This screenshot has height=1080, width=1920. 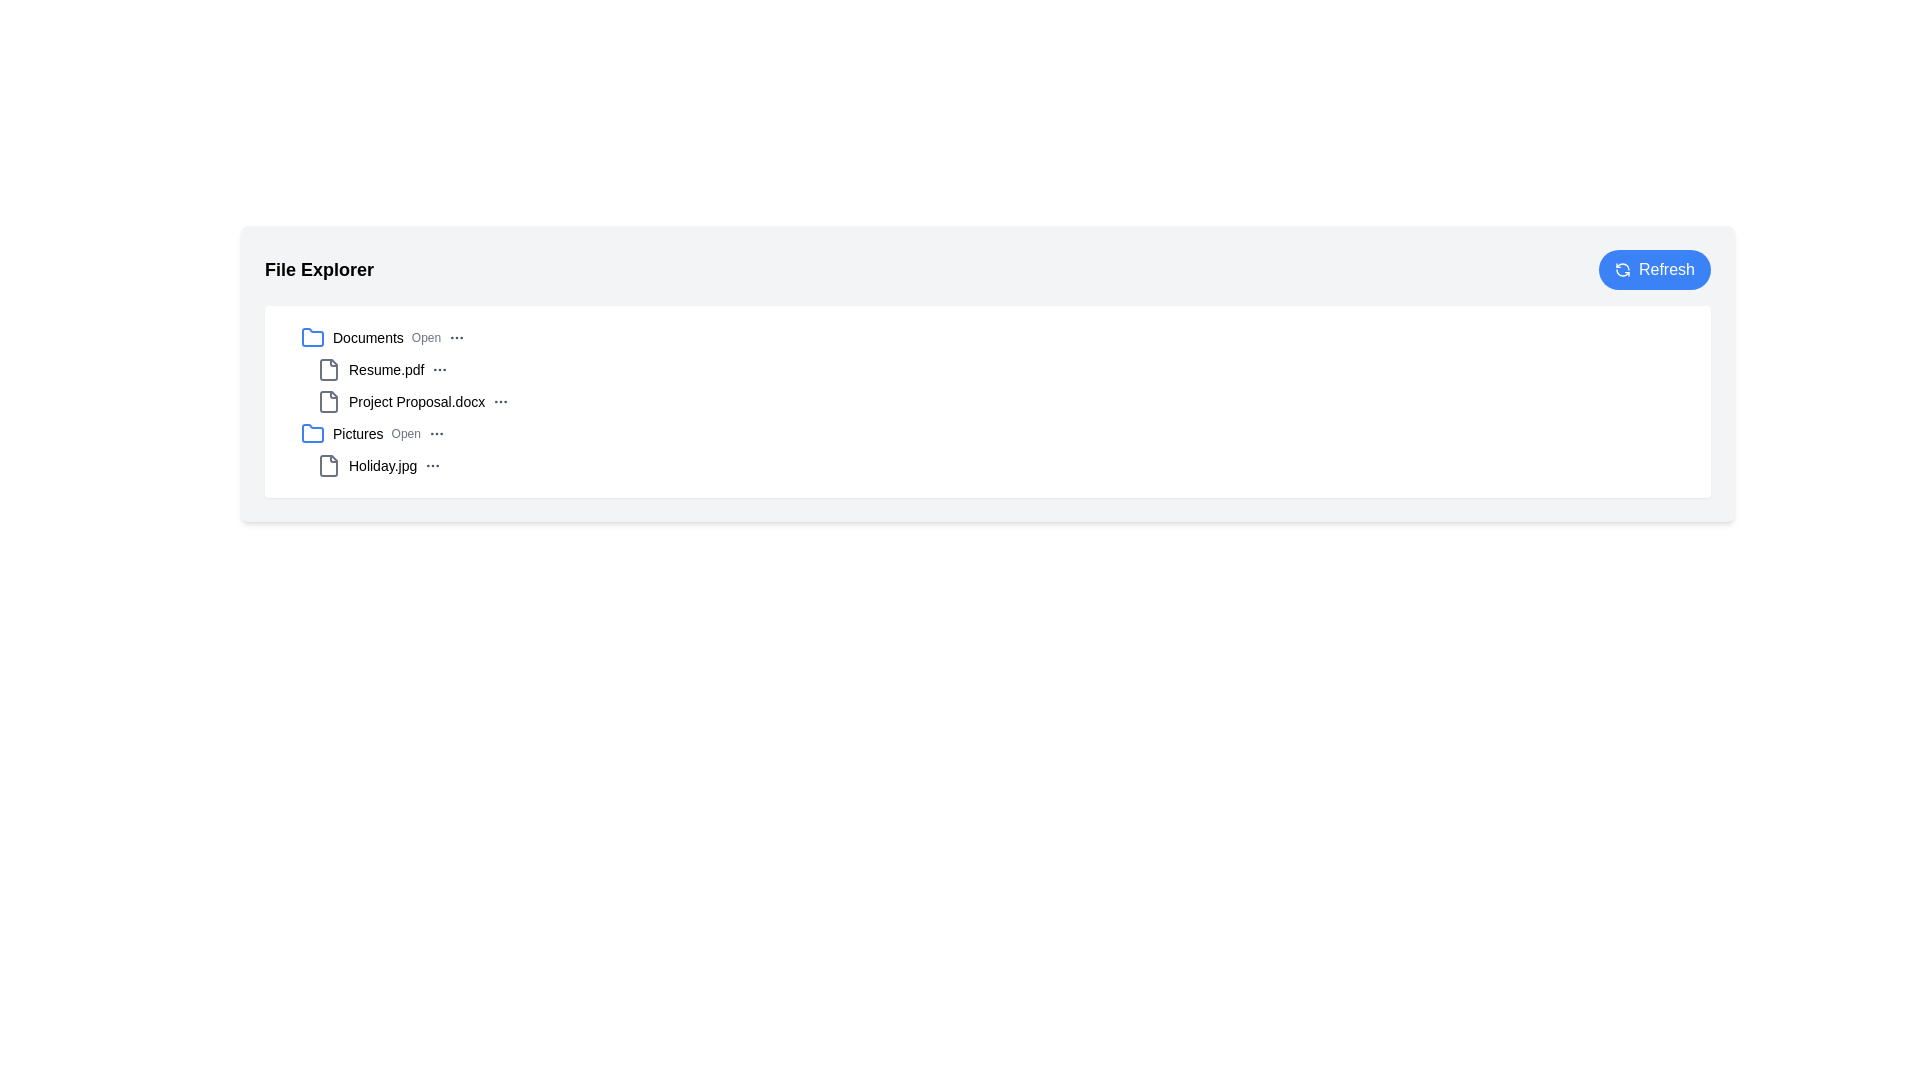 I want to click on the folder icon in the file explorer, which is a small icon with a blue outline located to the immediate left of the 'Pictures Open' text label, so click(x=311, y=431).